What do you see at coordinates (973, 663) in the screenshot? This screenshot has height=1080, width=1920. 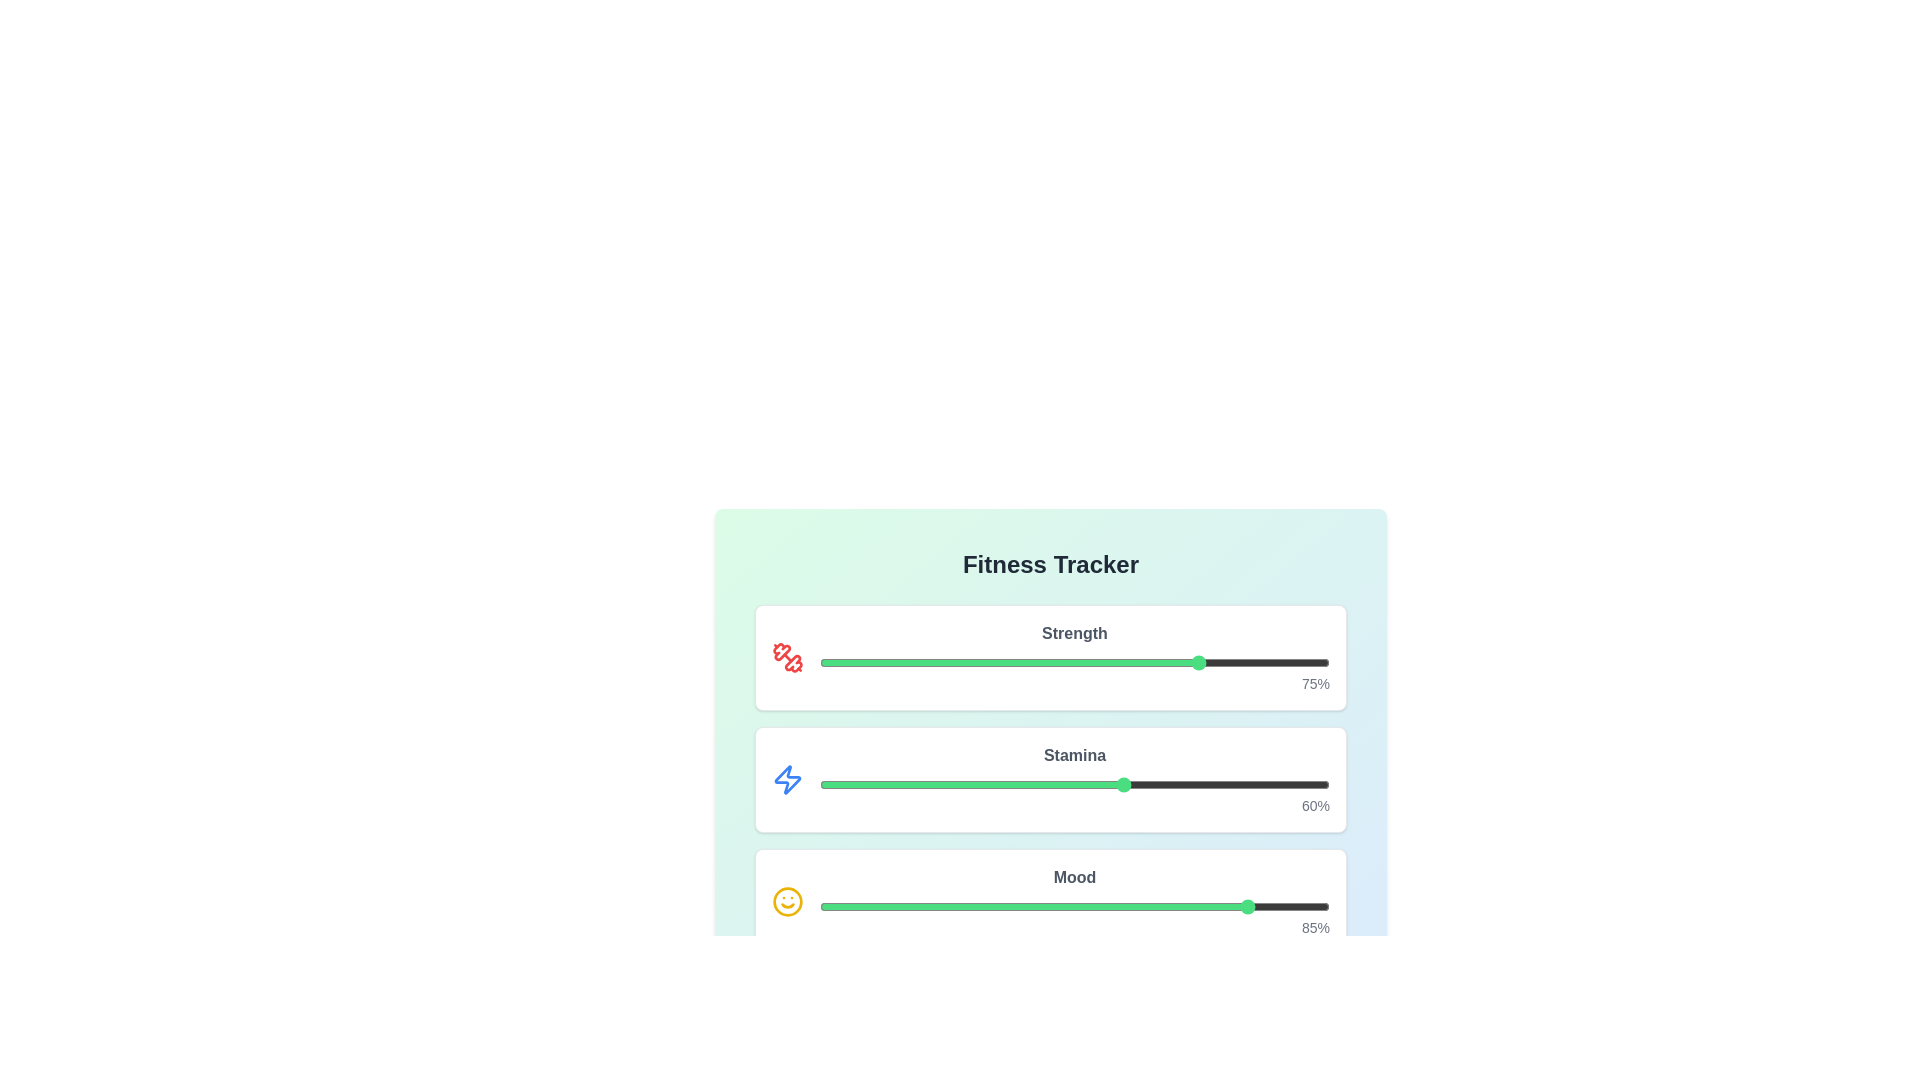 I see `the 'Strength' slider to 30 percent` at bounding box center [973, 663].